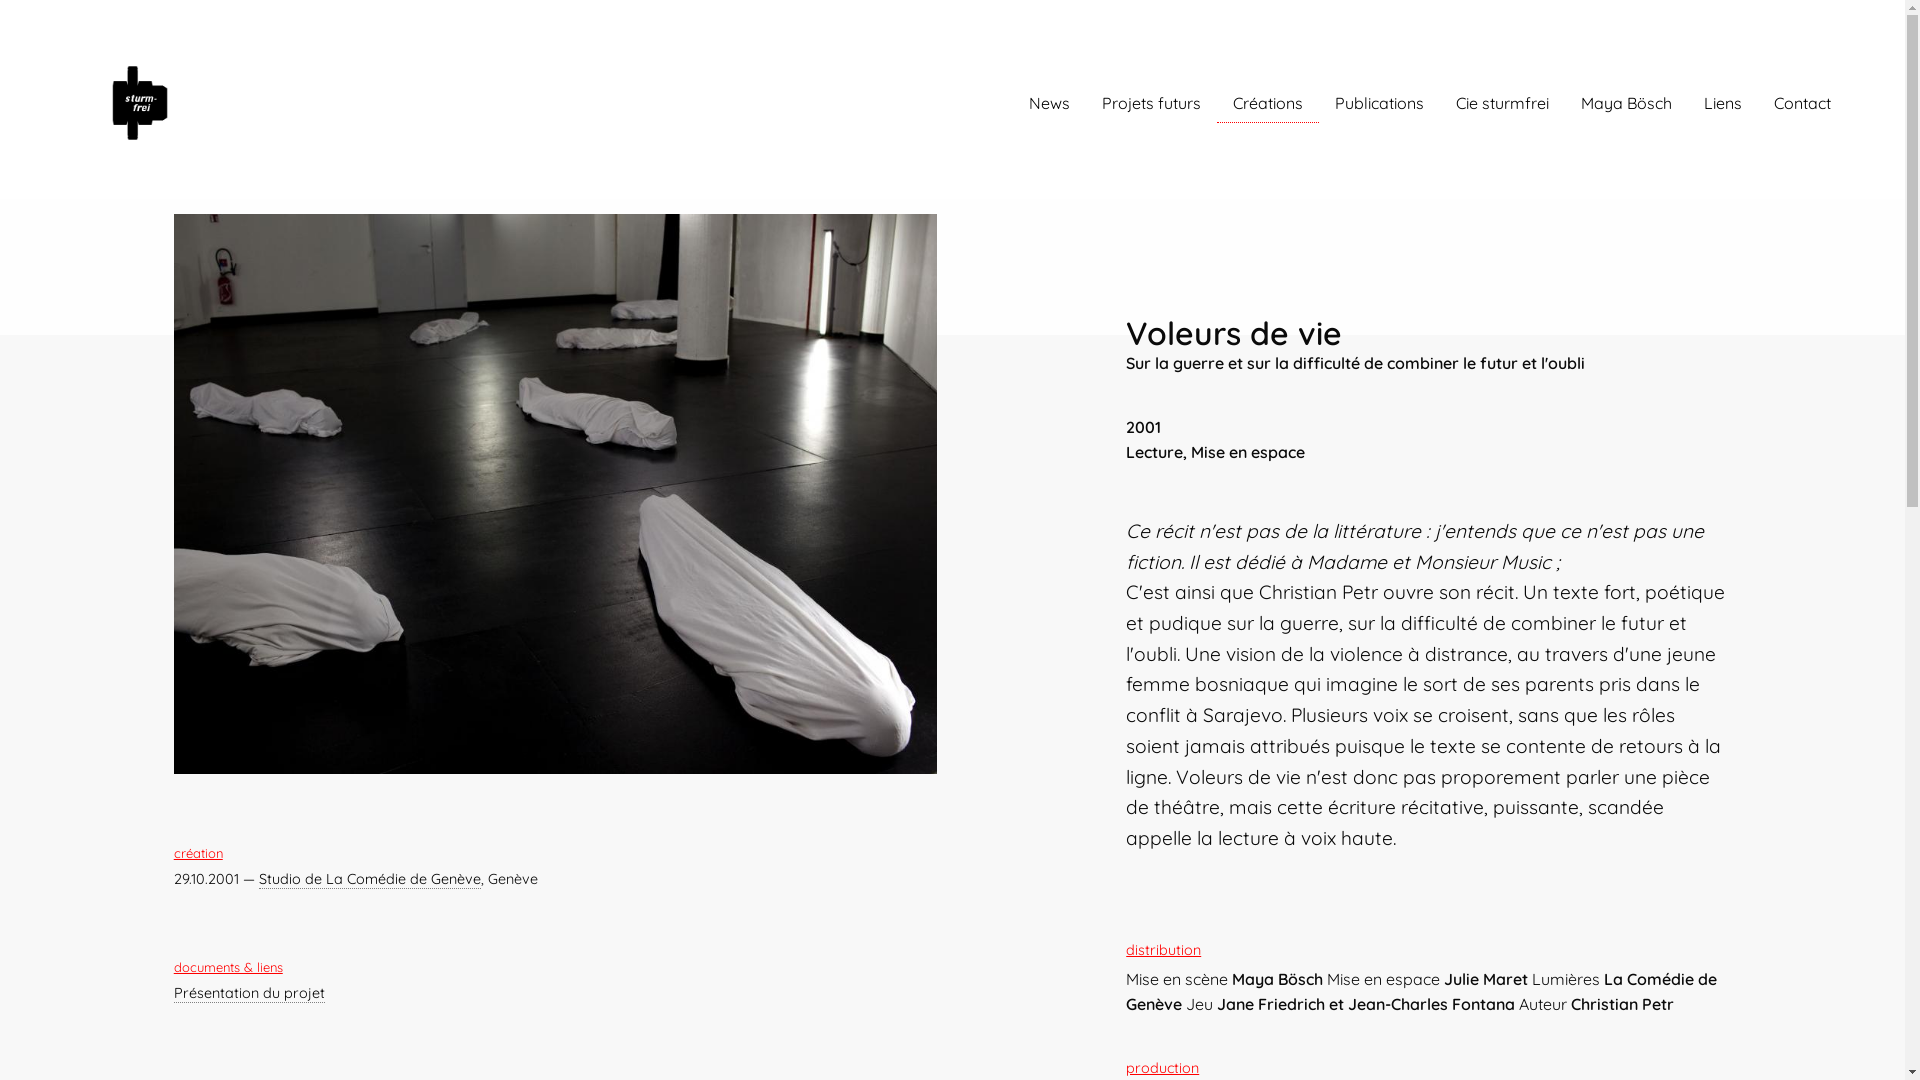  What do you see at coordinates (1802, 103) in the screenshot?
I see `'Contact'` at bounding box center [1802, 103].